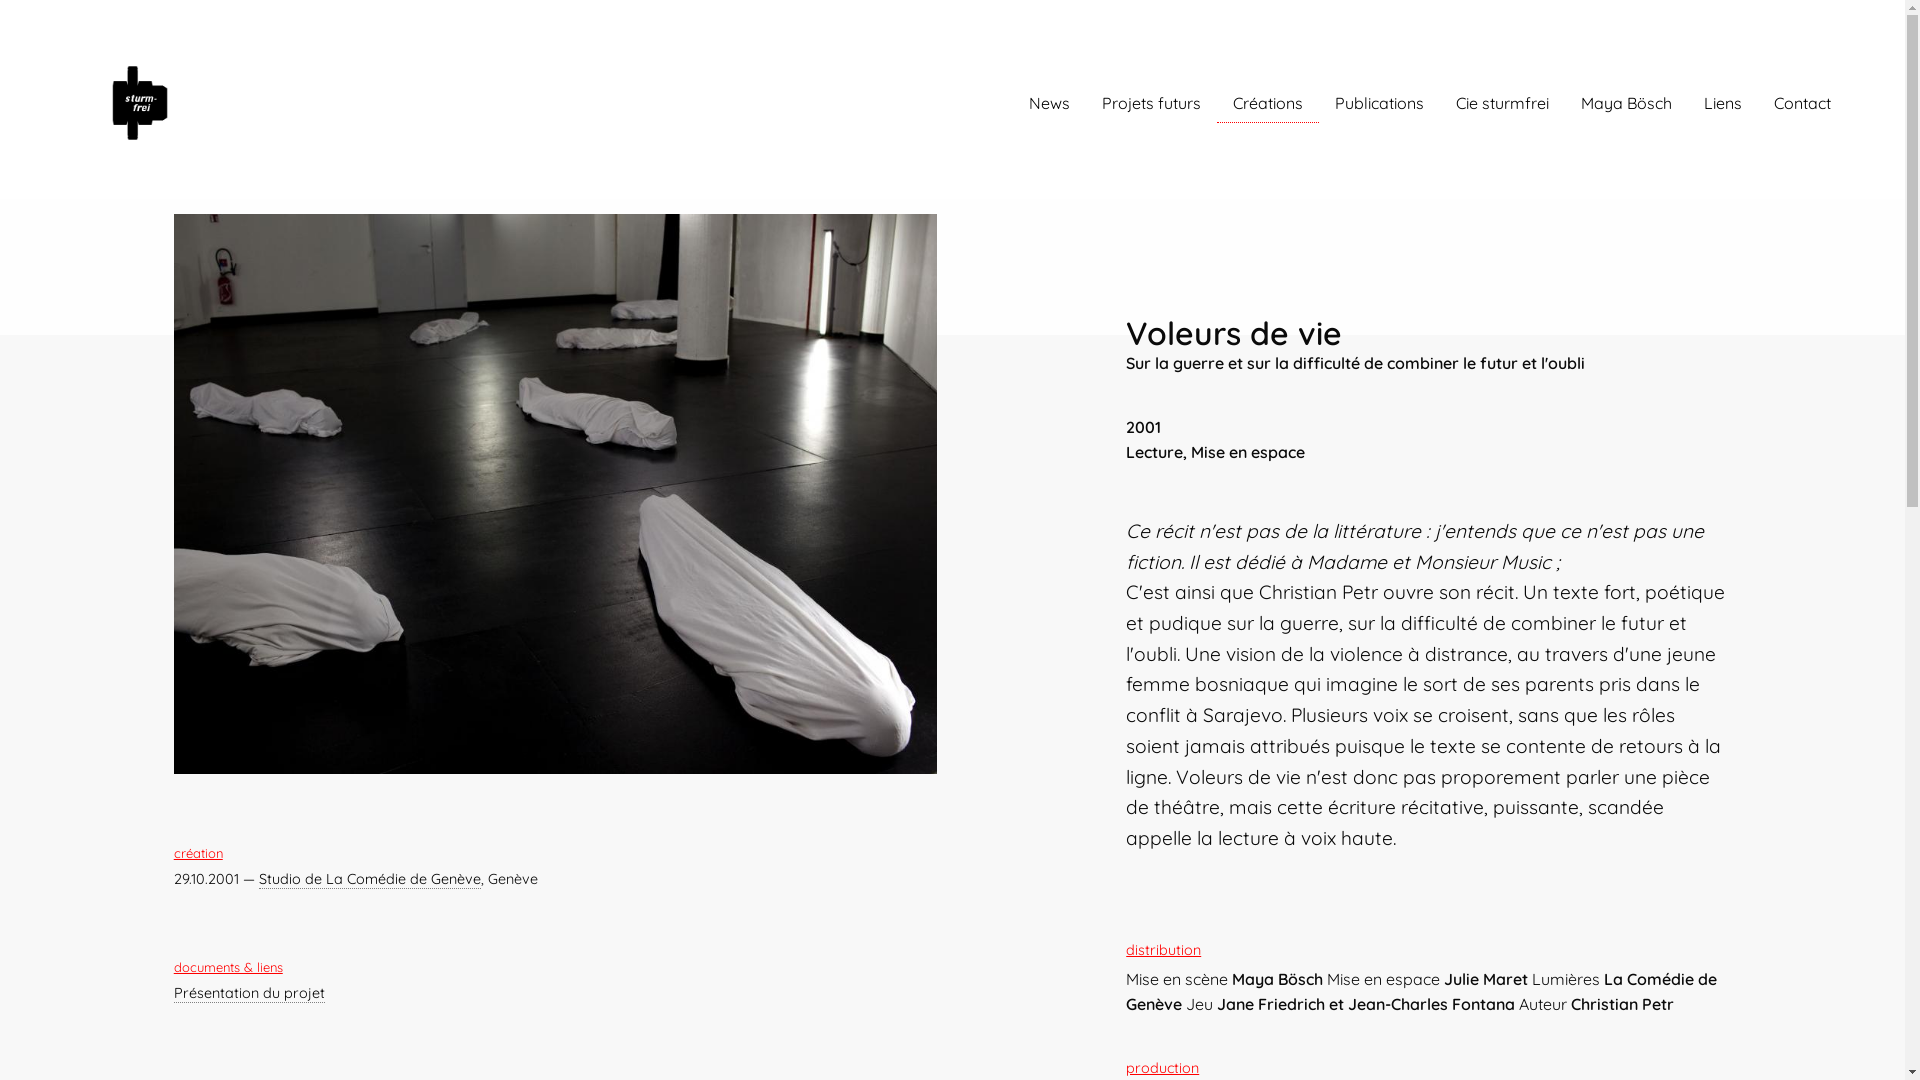  What do you see at coordinates (1802, 103) in the screenshot?
I see `'Contact'` at bounding box center [1802, 103].